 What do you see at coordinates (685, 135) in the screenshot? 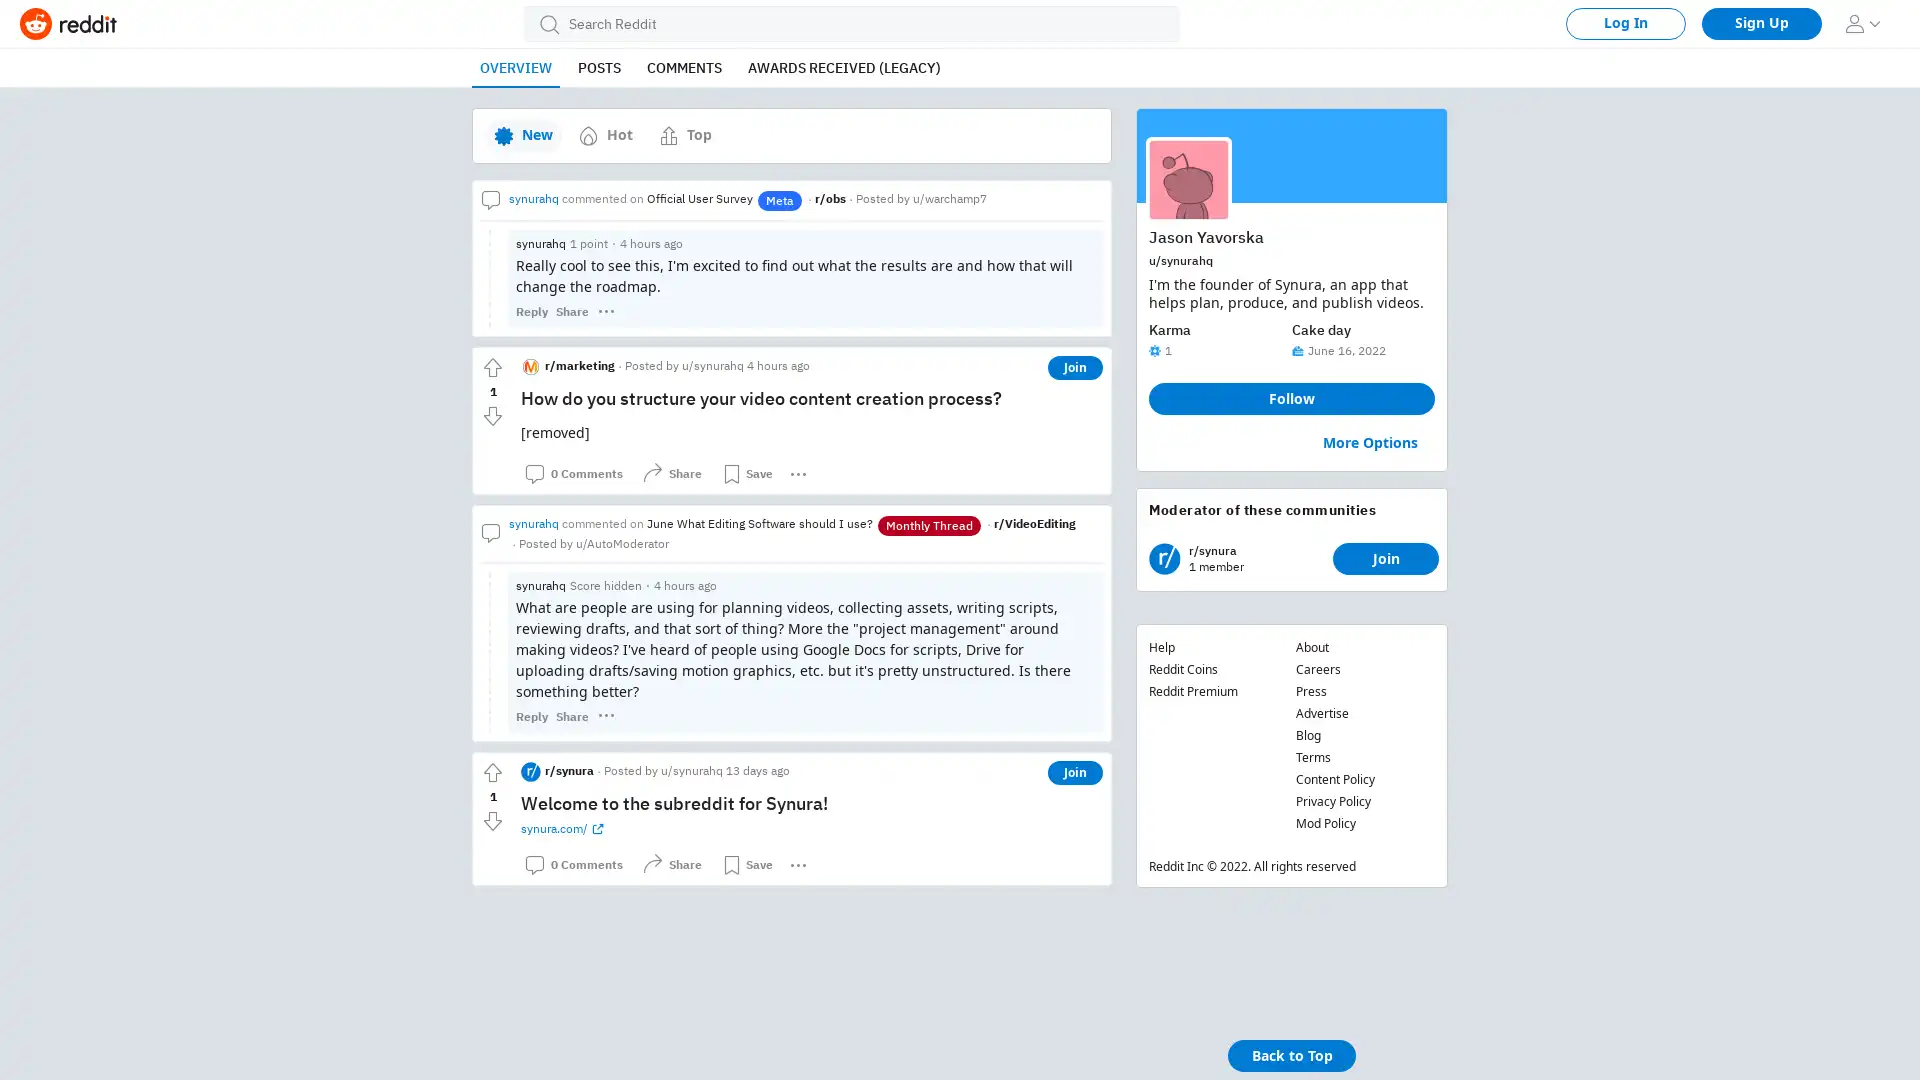
I see `Top` at bounding box center [685, 135].